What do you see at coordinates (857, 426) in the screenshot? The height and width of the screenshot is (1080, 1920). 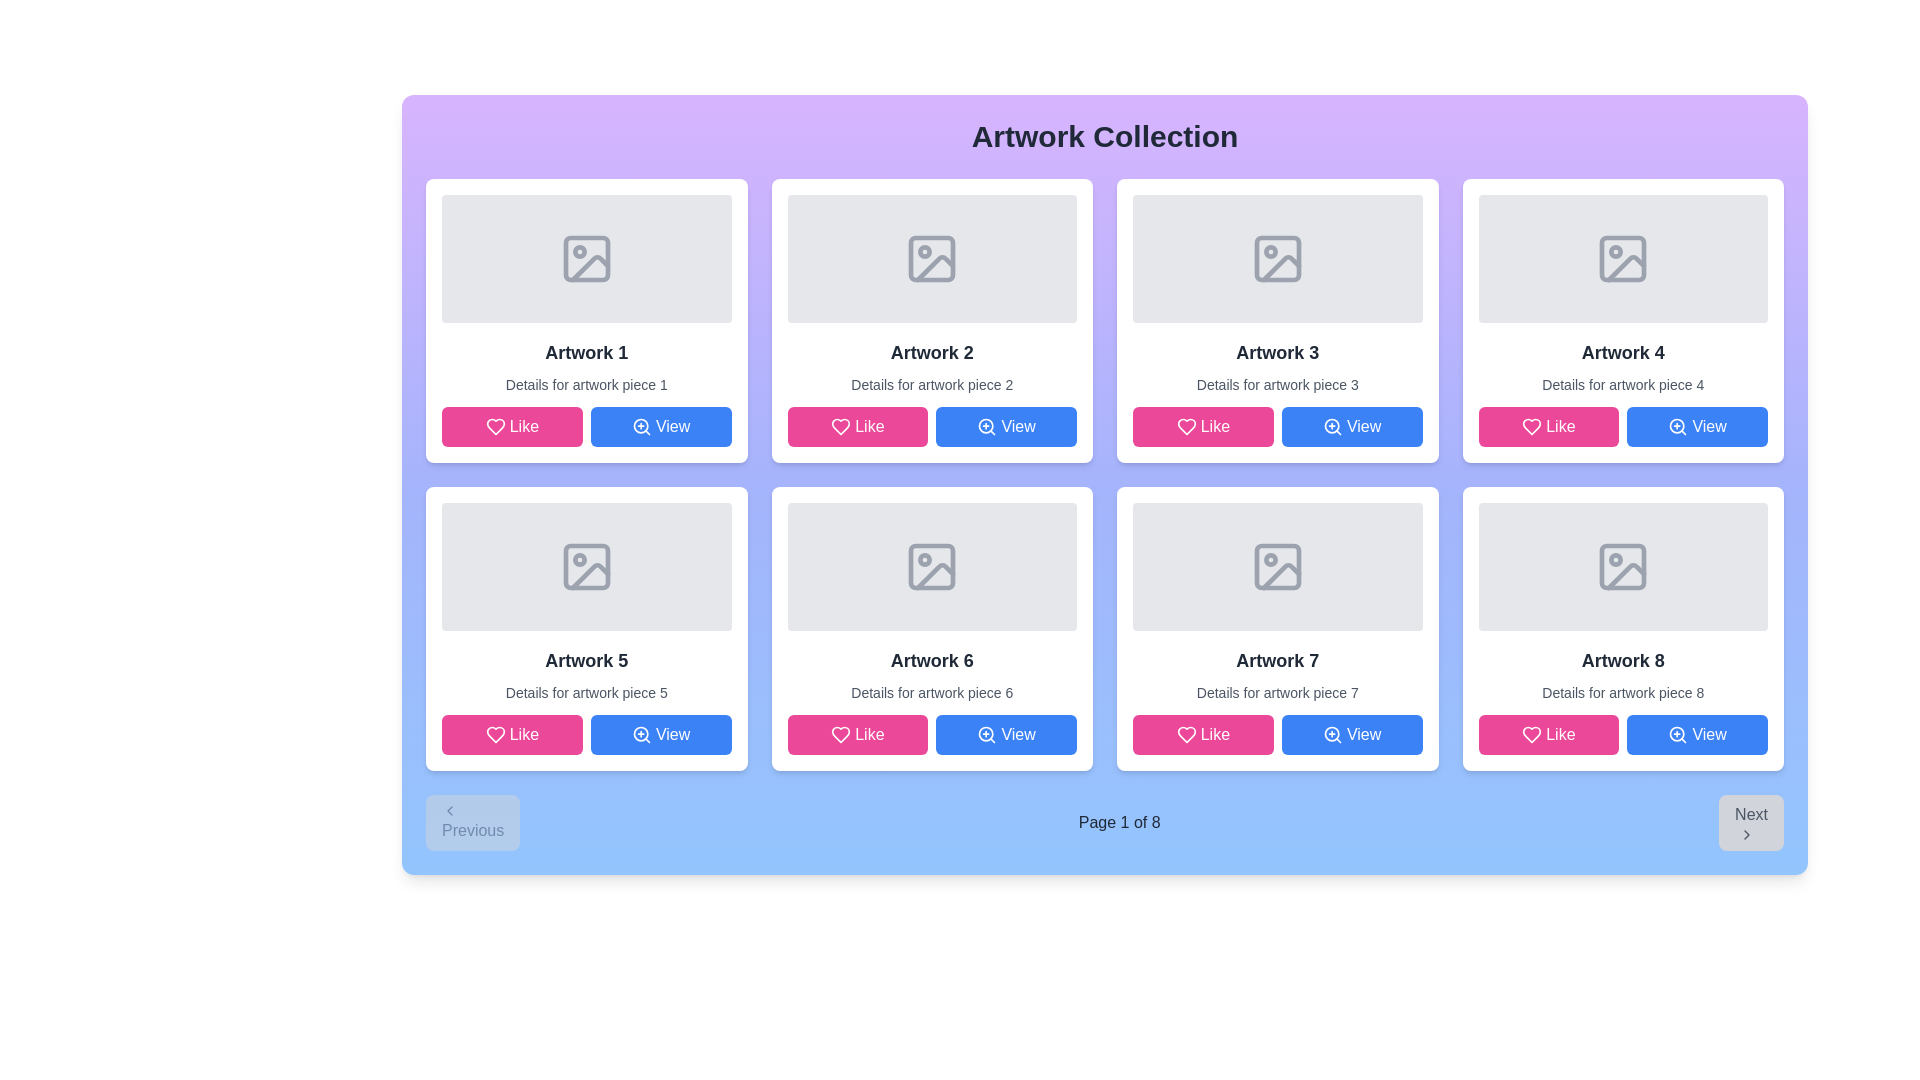 I see `the 'like' button for Artwork 2 to visualize its hover state` at bounding box center [857, 426].